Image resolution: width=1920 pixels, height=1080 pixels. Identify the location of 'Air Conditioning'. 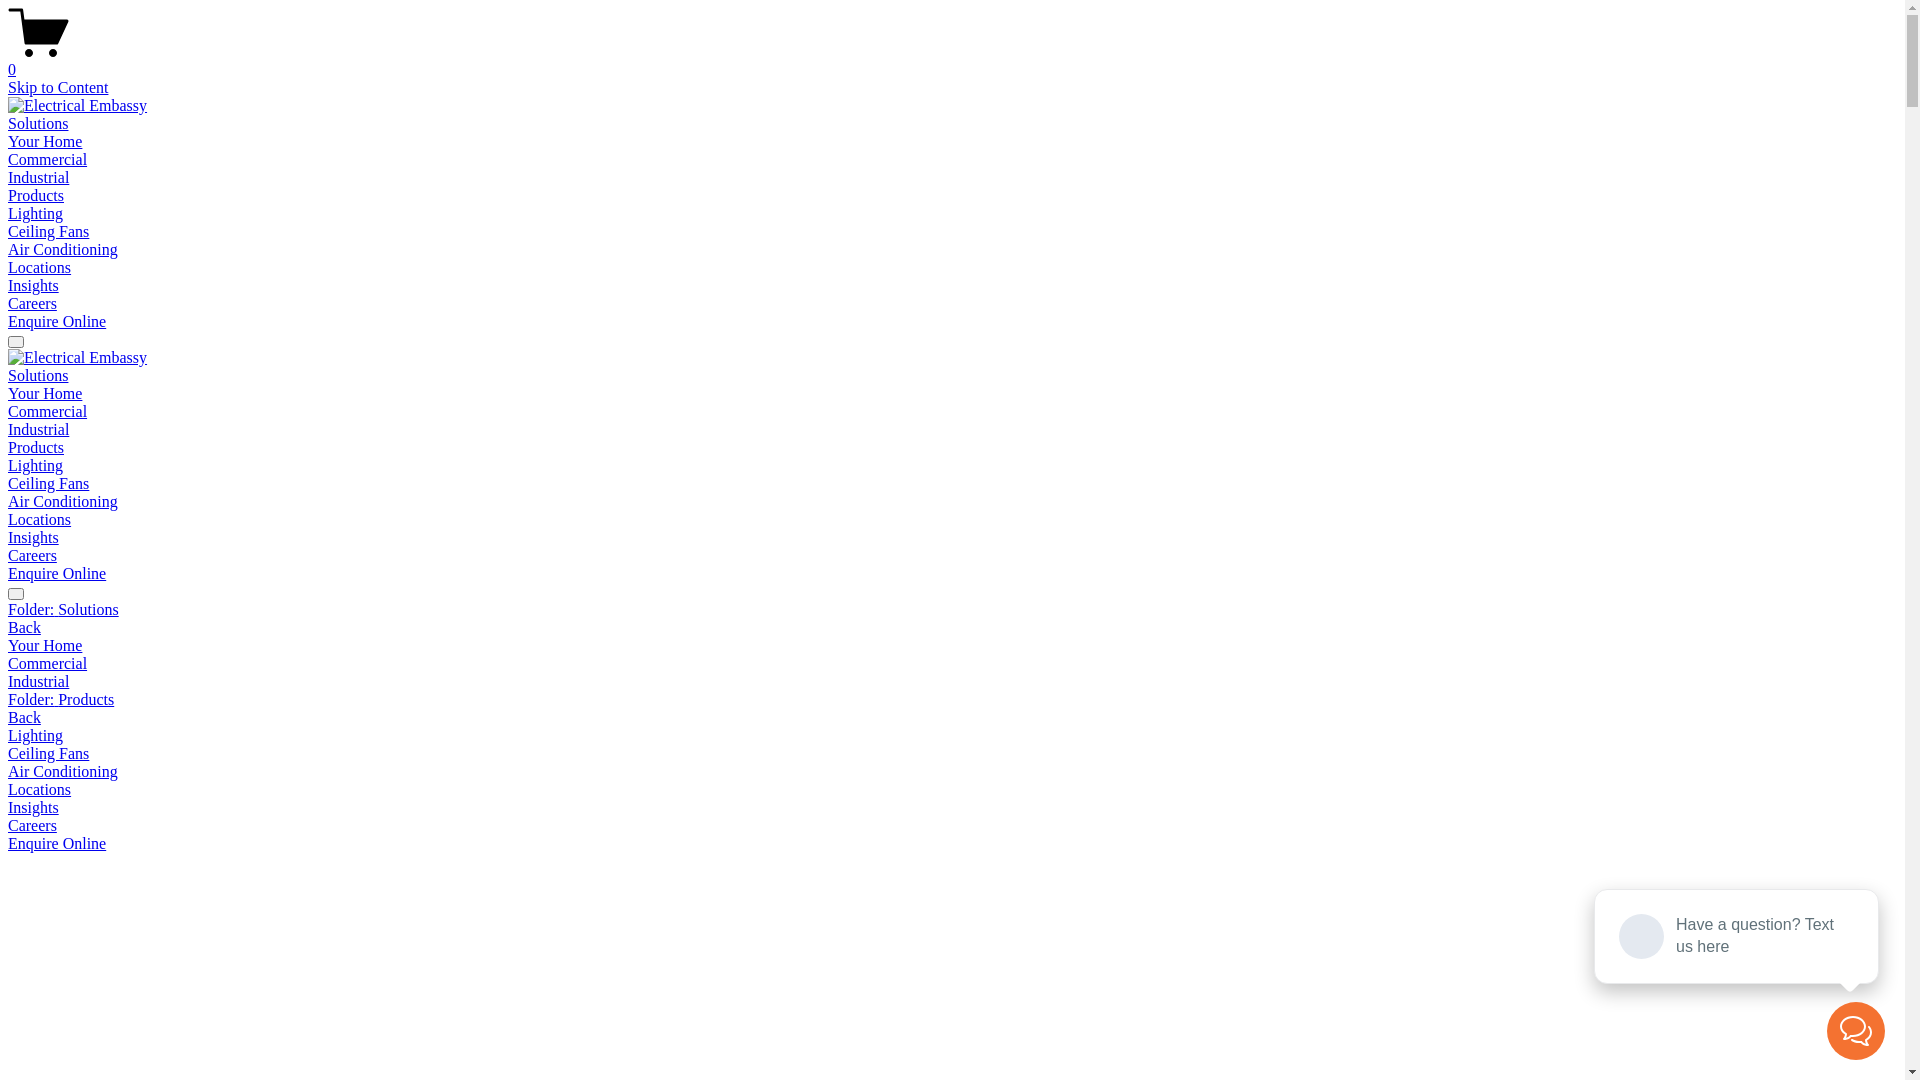
(62, 248).